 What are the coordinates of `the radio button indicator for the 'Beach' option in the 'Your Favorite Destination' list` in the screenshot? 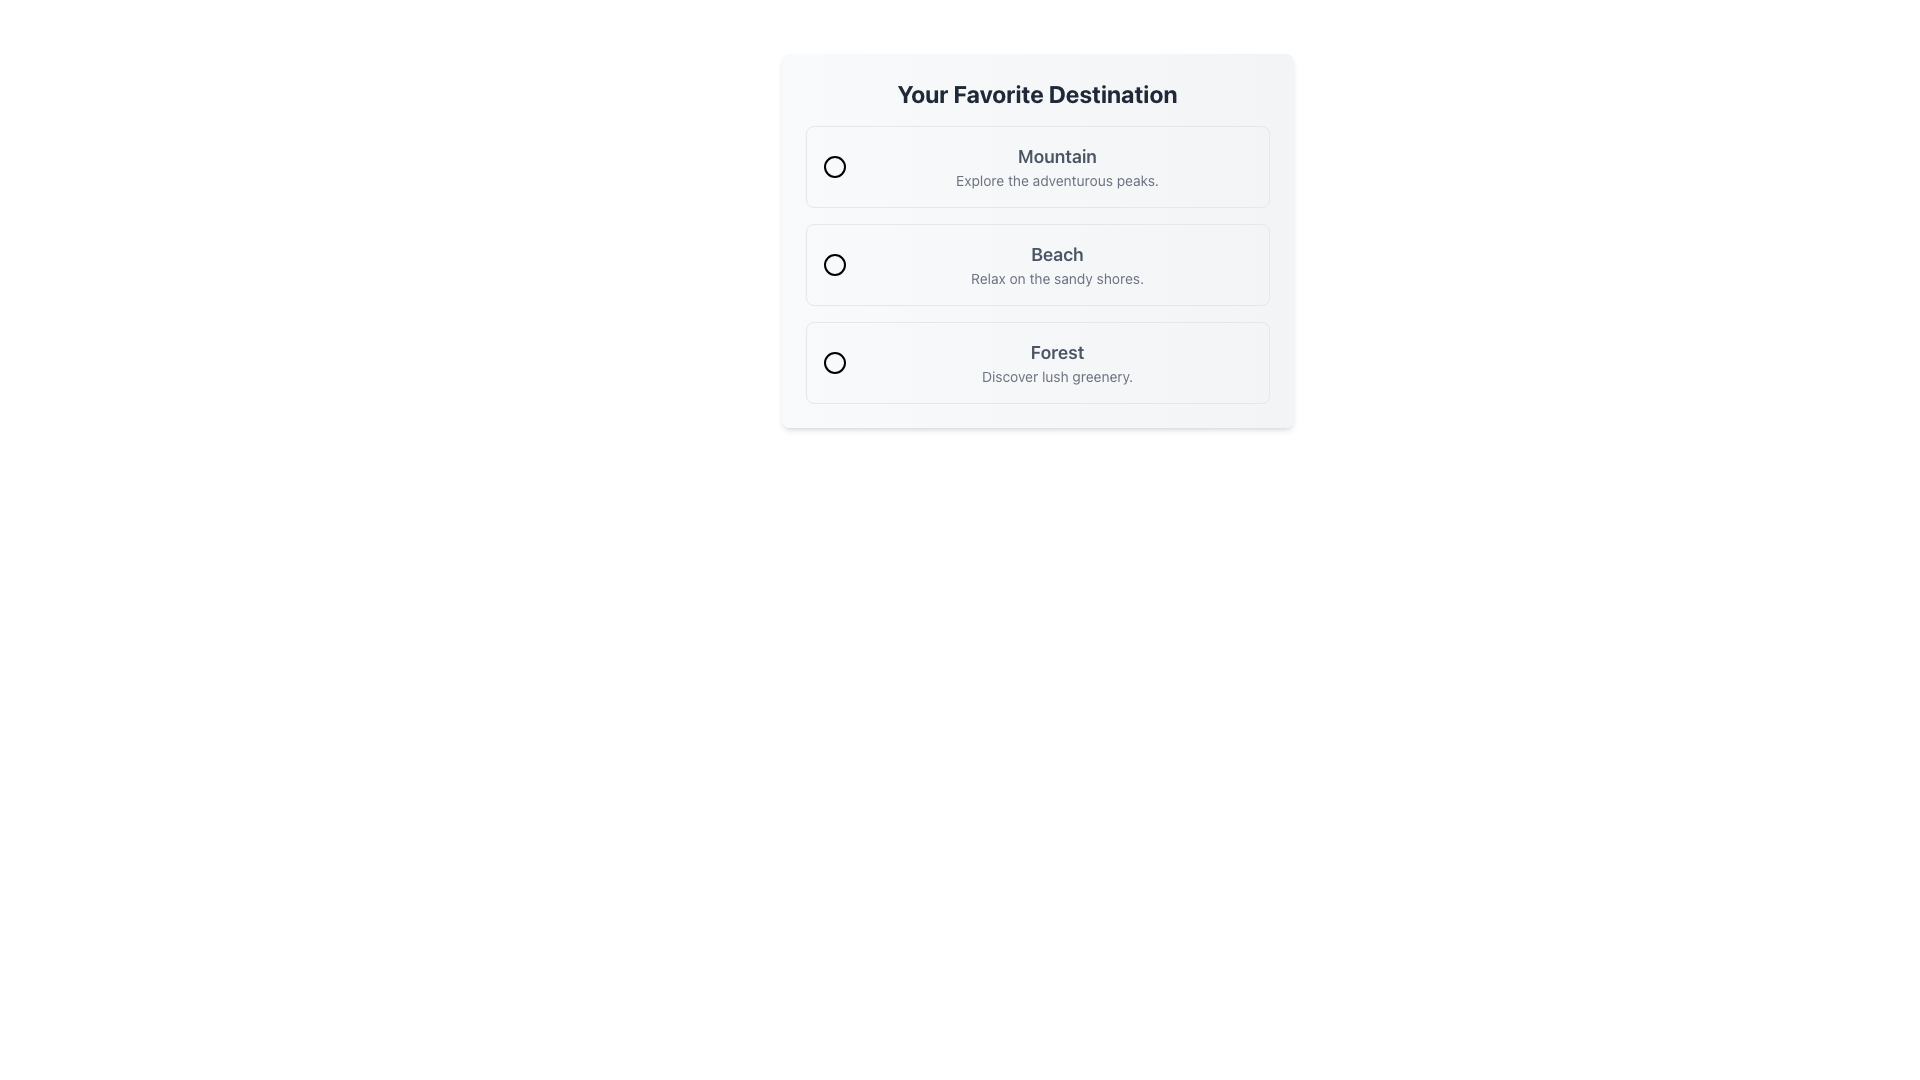 It's located at (834, 264).